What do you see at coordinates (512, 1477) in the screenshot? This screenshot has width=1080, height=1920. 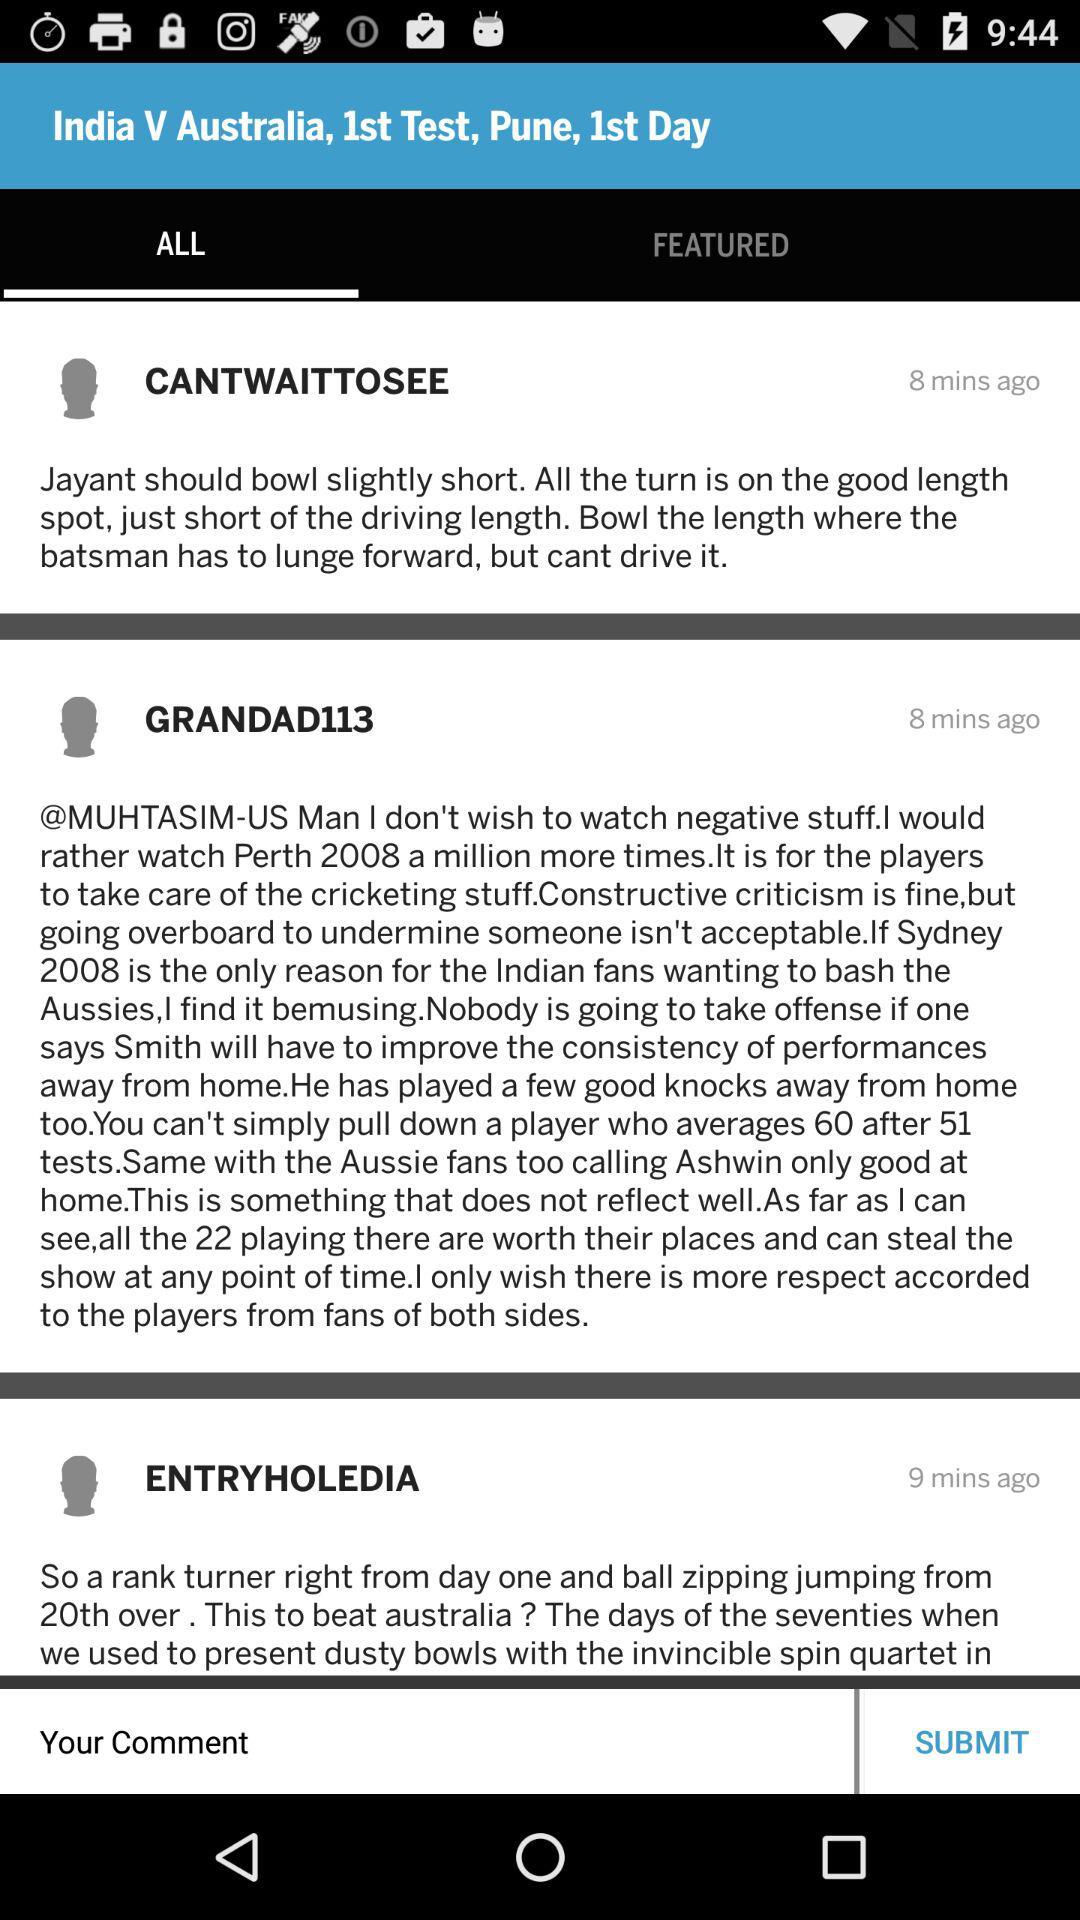 I see `item above so a rank item` at bounding box center [512, 1477].